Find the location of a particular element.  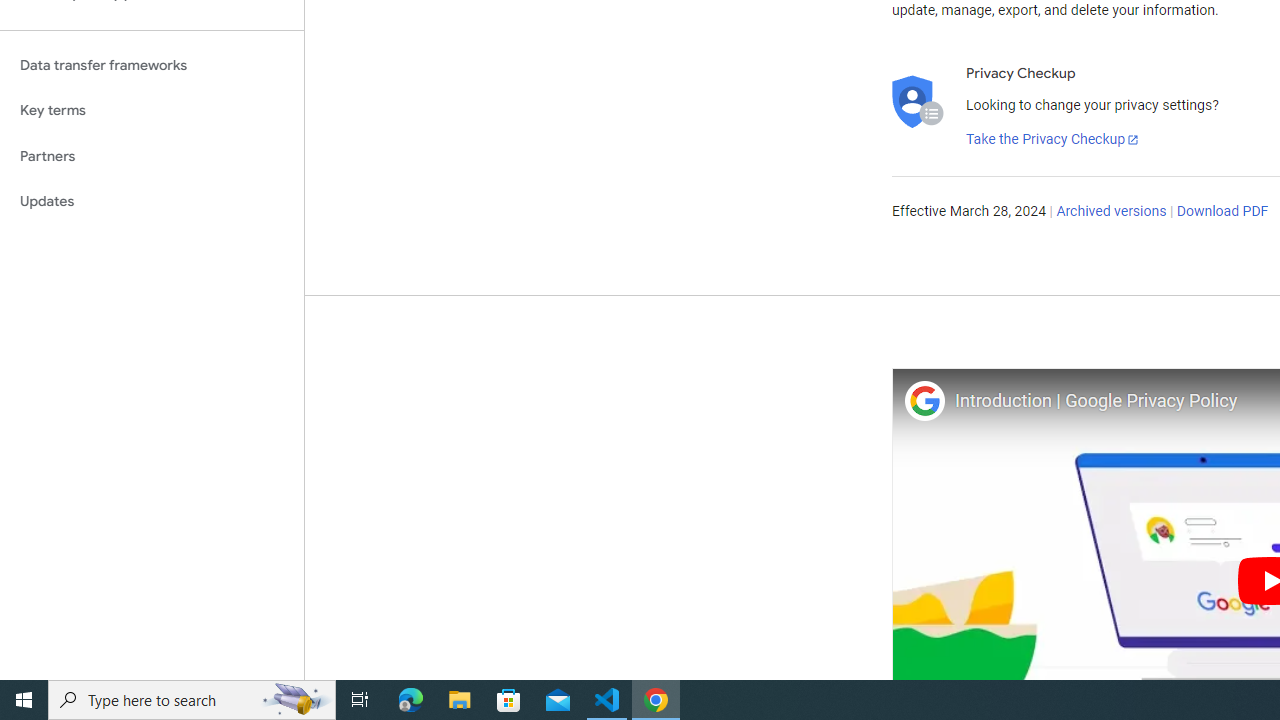

'Updates' is located at coordinates (151, 201).